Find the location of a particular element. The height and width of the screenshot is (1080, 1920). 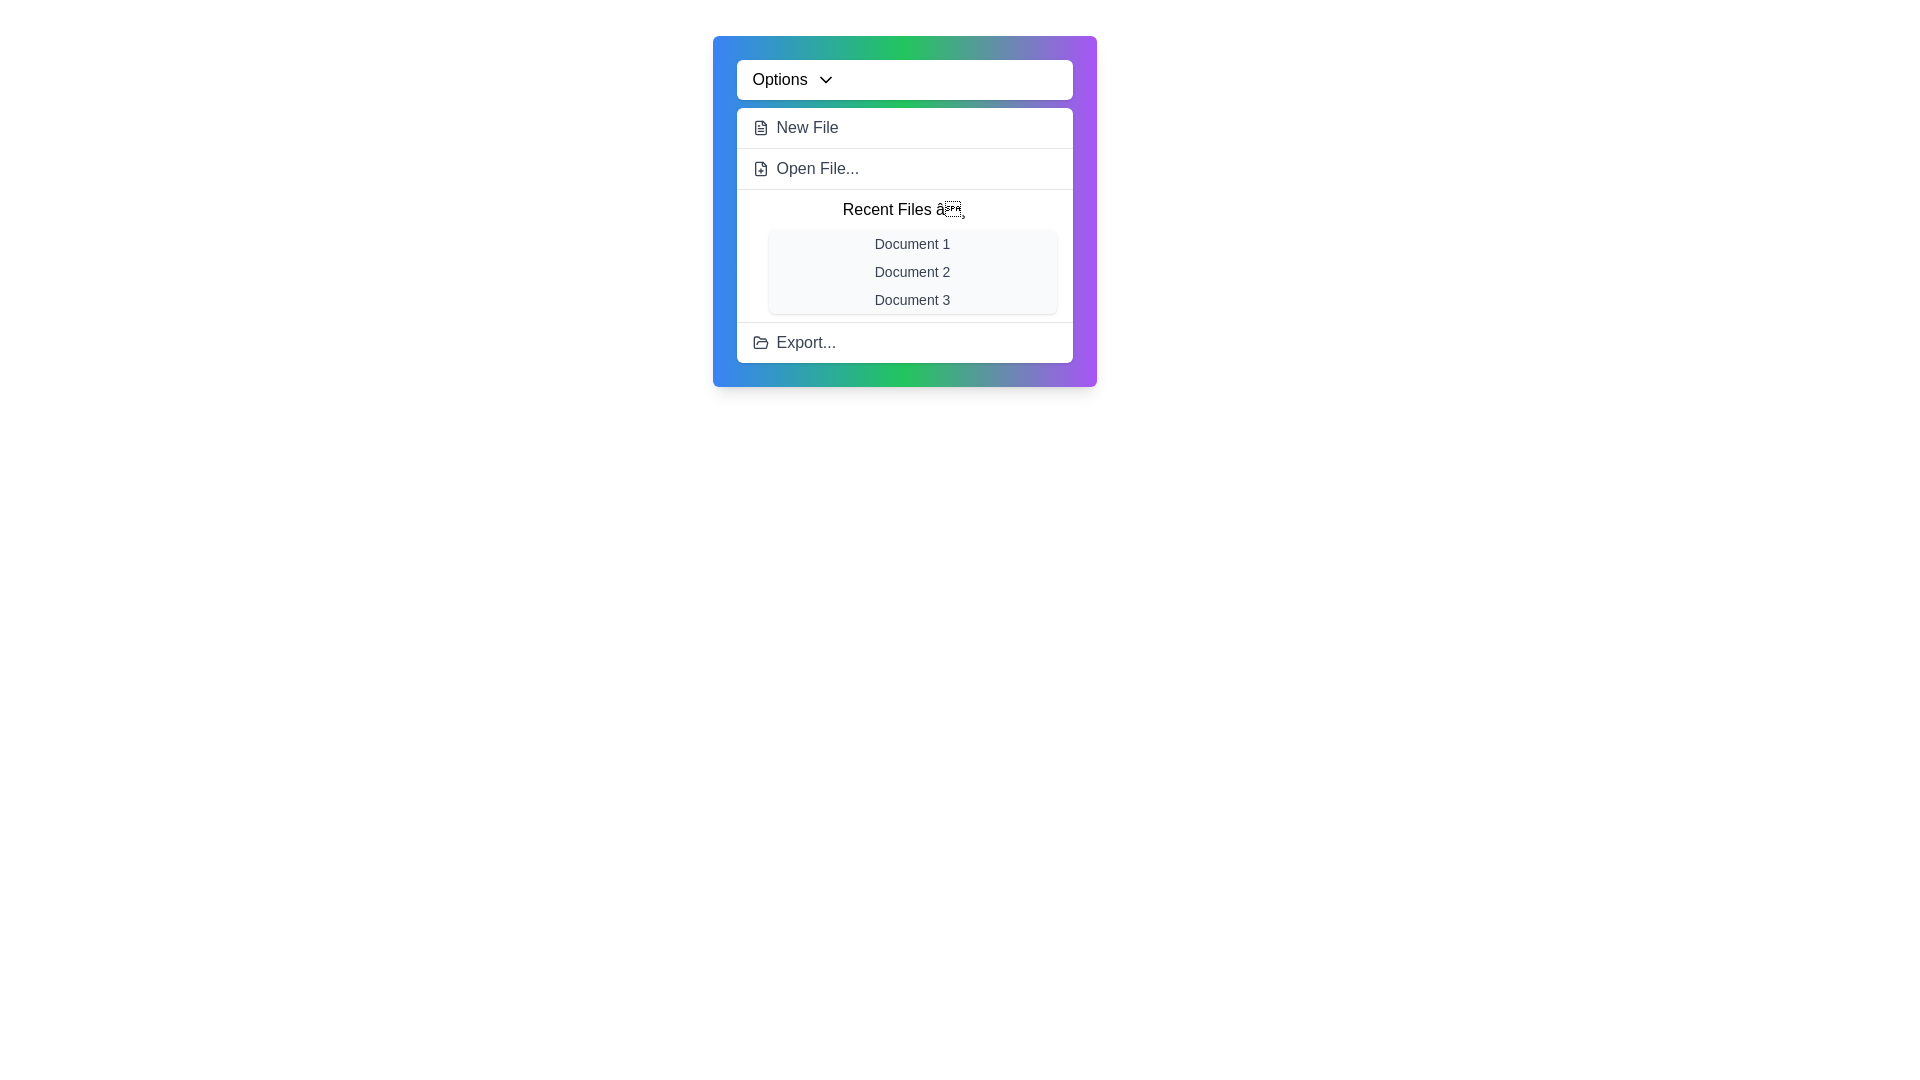

the 'New File' icon in the dropdown menu under the 'Options' button, which resembles a document or file with rounded corners is located at coordinates (759, 127).